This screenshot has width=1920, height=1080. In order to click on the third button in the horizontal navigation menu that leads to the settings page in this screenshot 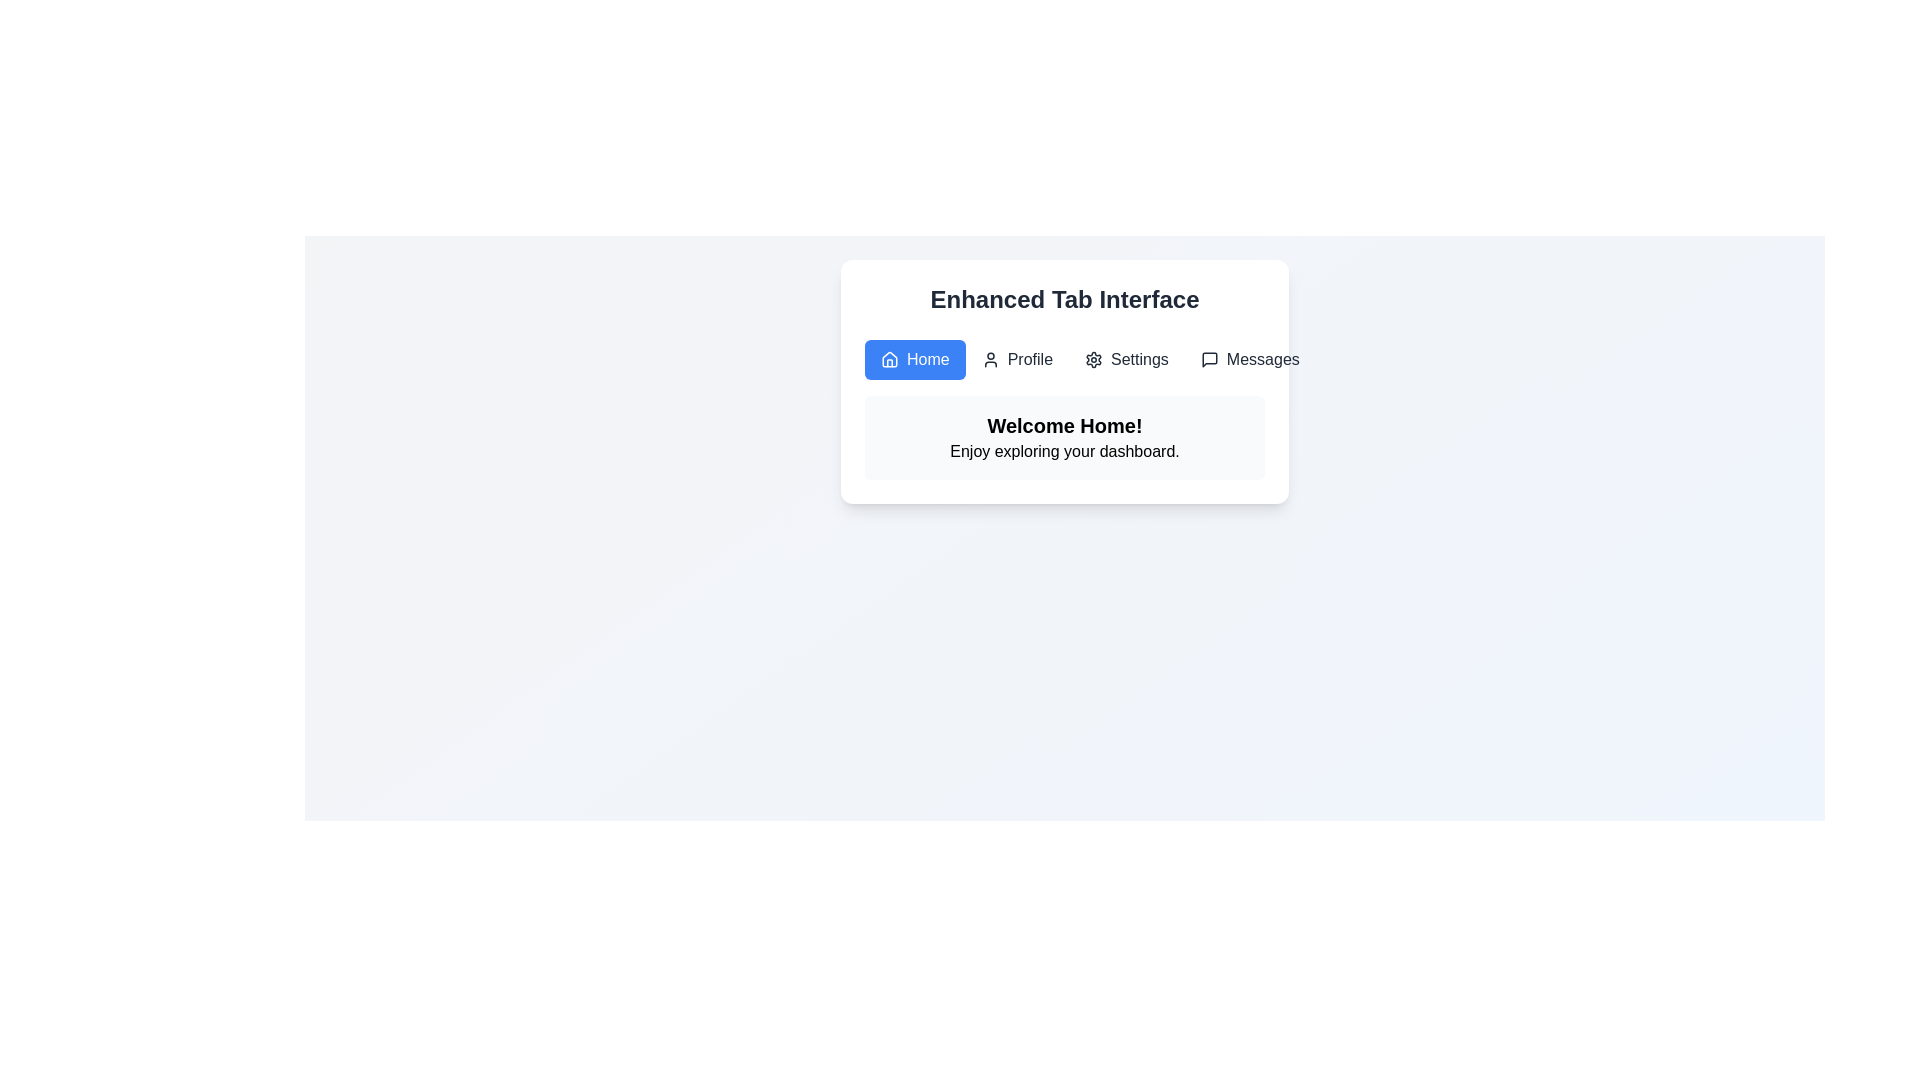, I will do `click(1127, 358)`.